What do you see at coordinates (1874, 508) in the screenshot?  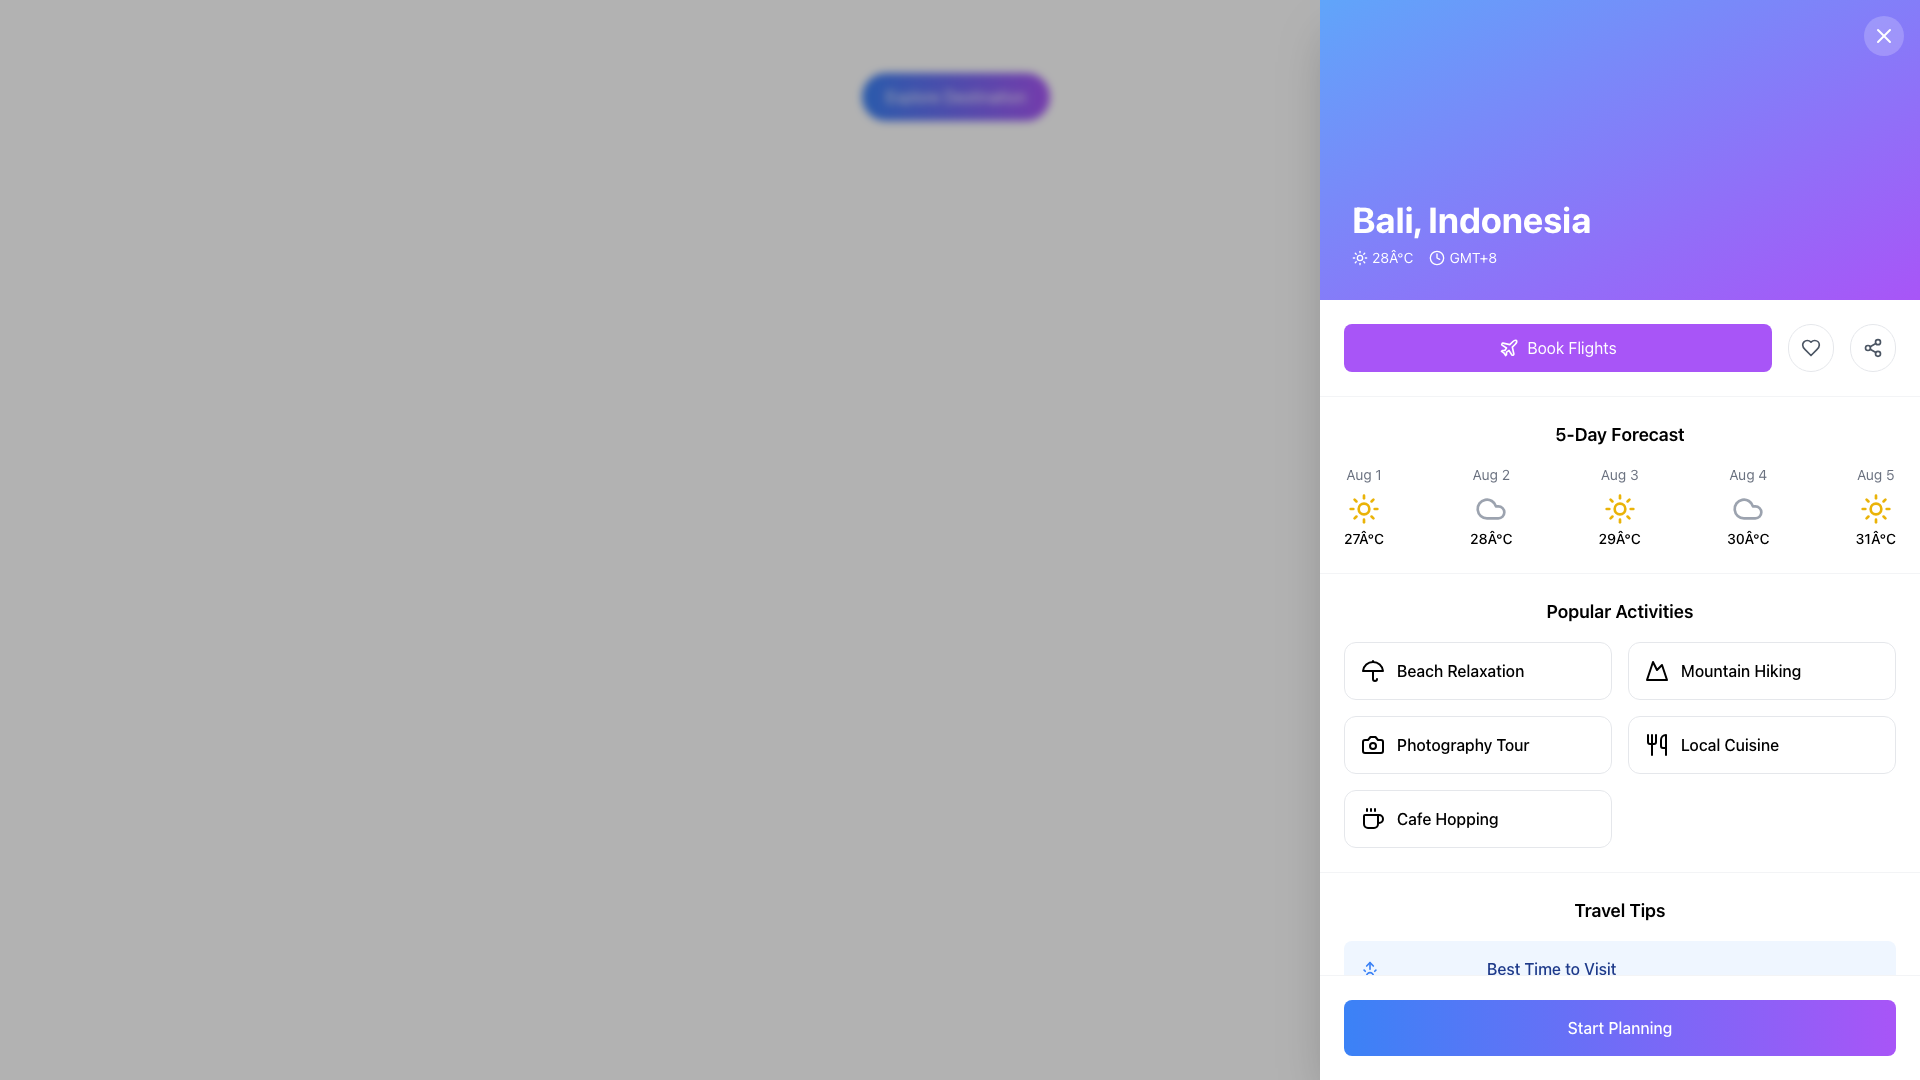 I see `the decorative circle icon that is part of the sun icon representing sunny weather, located at the top-right corner near the '5-Day Forecast' section` at bounding box center [1874, 508].